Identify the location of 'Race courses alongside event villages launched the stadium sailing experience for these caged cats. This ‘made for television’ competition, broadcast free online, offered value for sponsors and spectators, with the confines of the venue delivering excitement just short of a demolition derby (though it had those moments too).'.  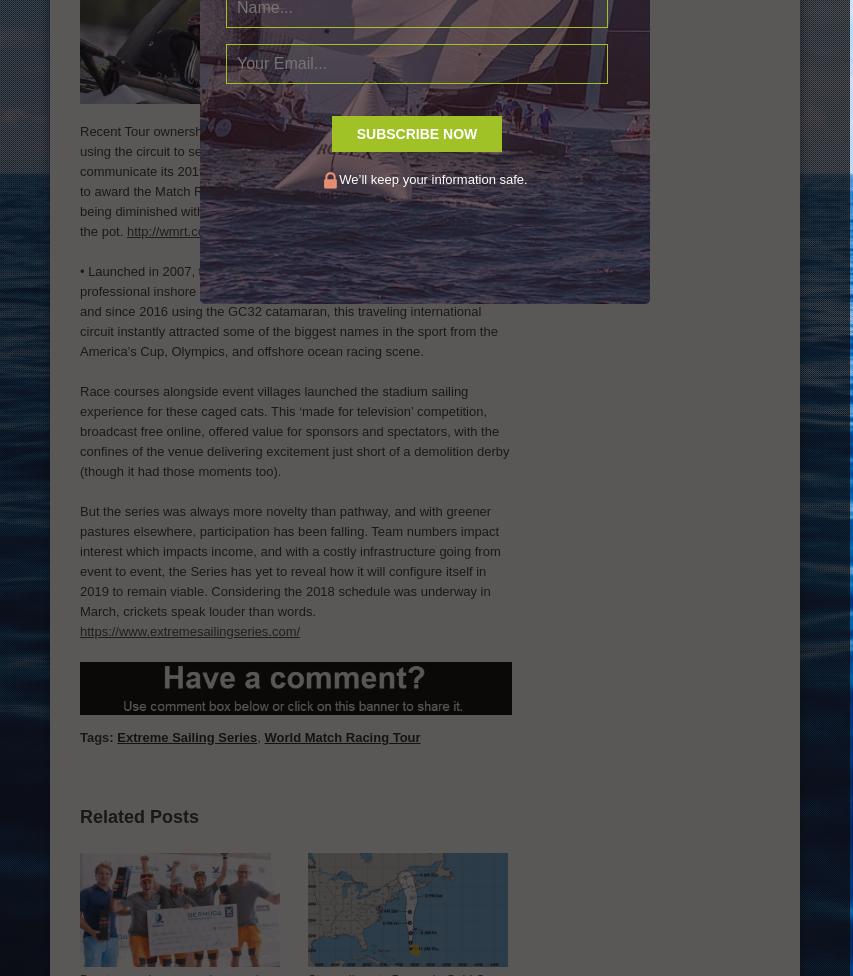
(293, 429).